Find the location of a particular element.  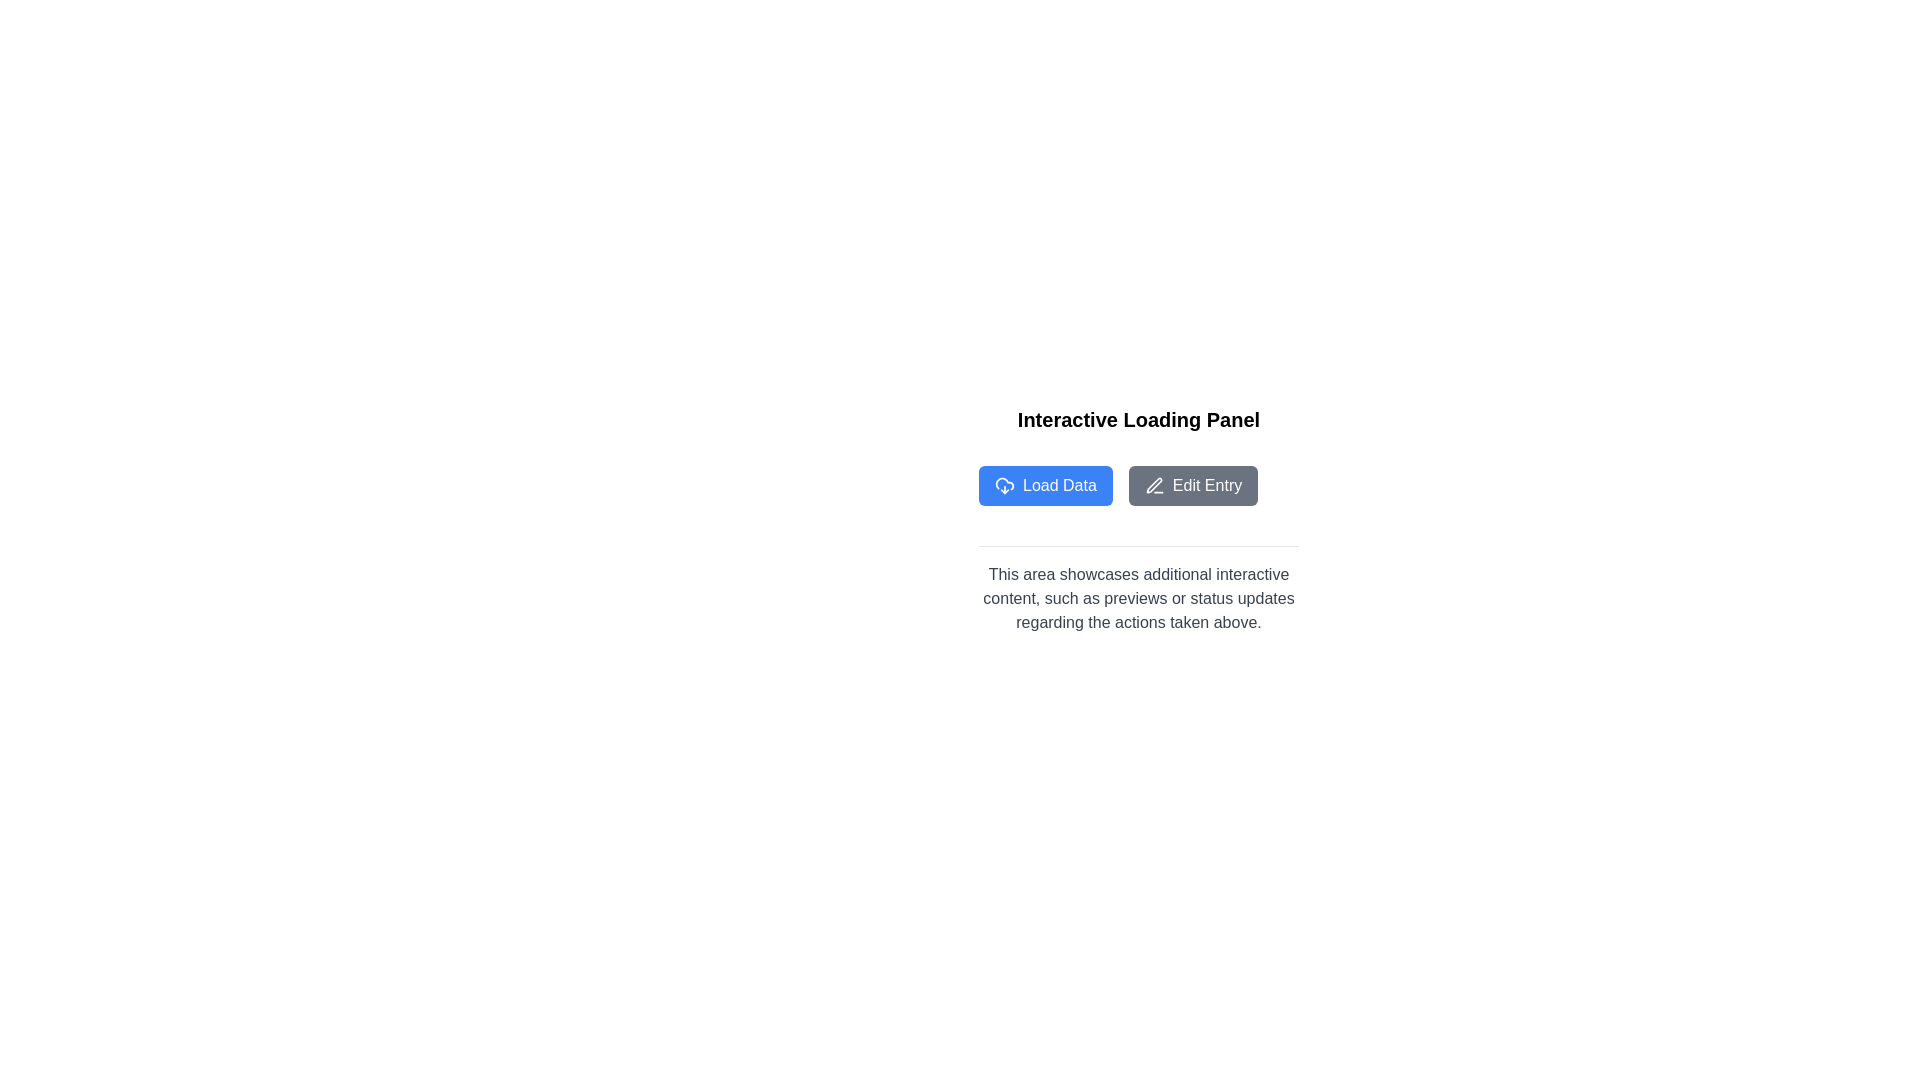

the edit button, which is the second button in the horizontal group located below the 'Interactive Loading Panel' title is located at coordinates (1193, 486).